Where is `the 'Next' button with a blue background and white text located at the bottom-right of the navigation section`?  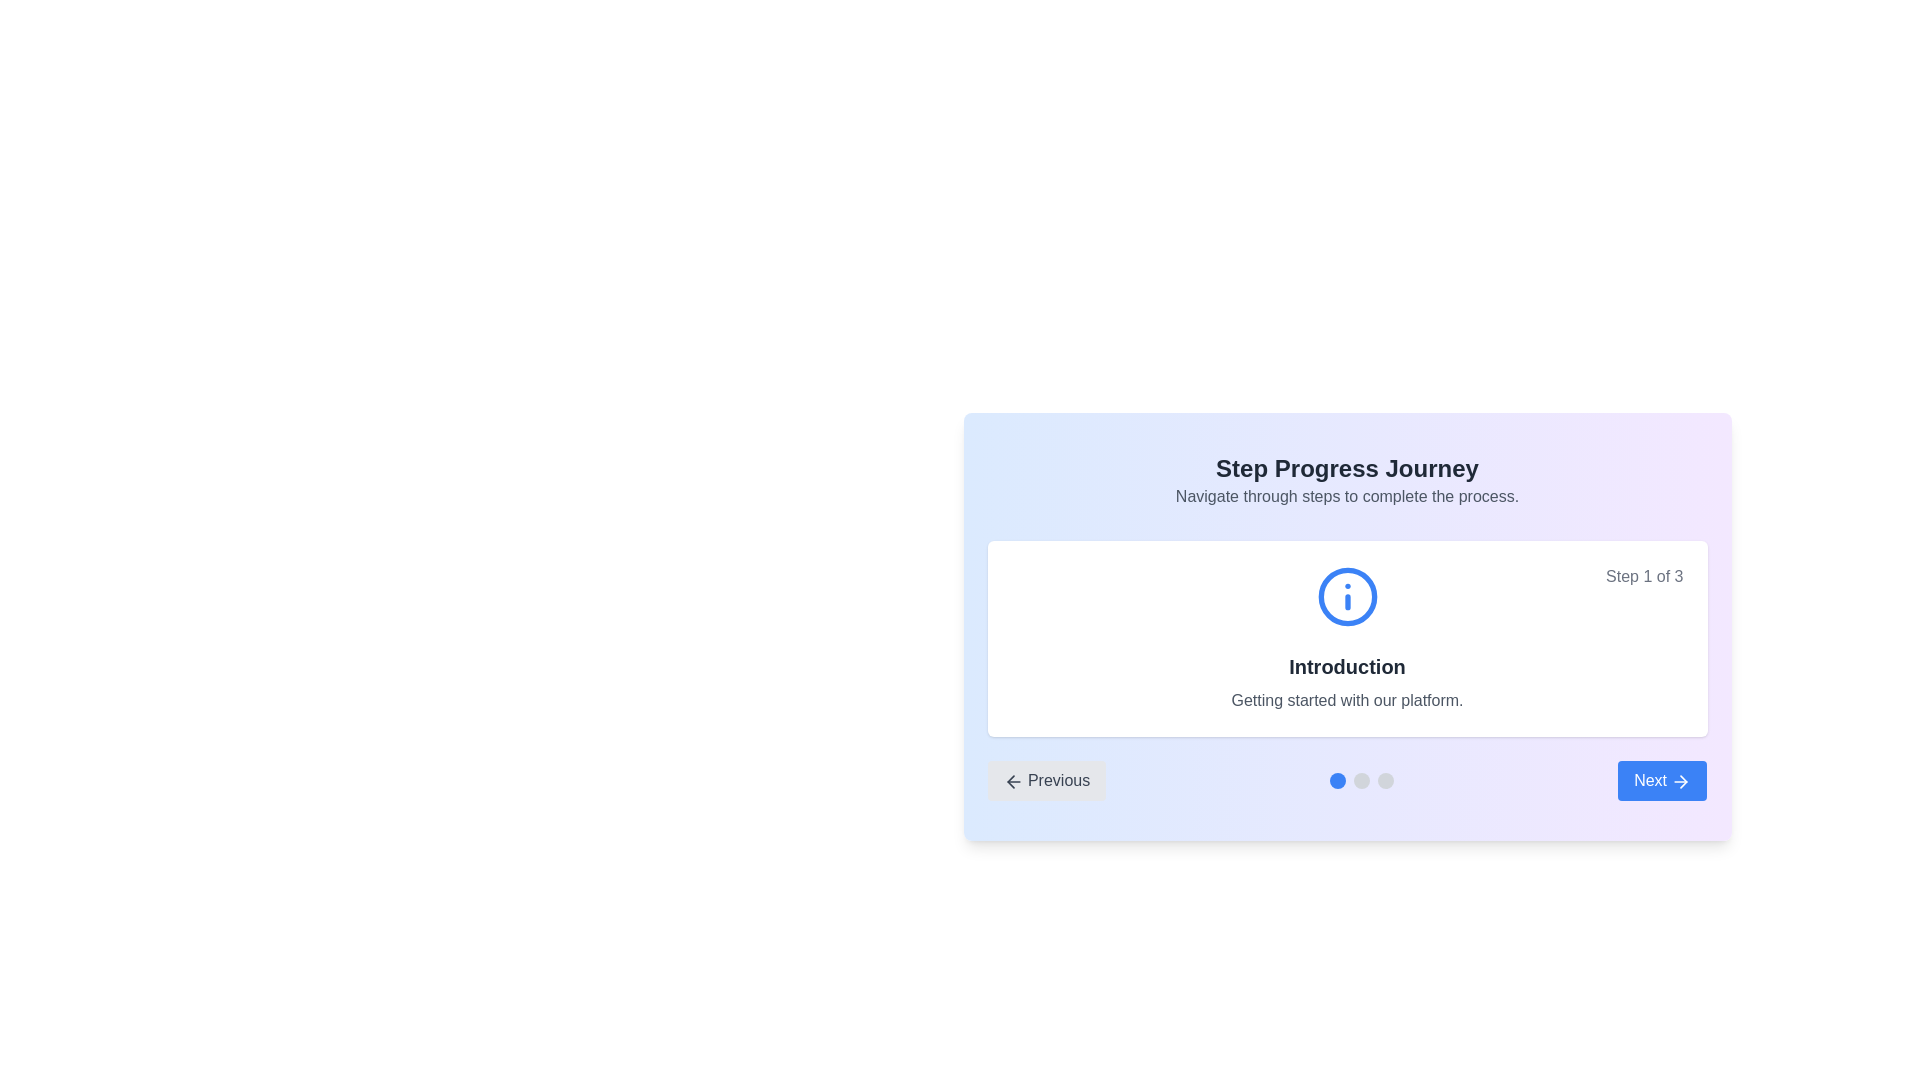 the 'Next' button with a blue background and white text located at the bottom-right of the navigation section is located at coordinates (1662, 779).